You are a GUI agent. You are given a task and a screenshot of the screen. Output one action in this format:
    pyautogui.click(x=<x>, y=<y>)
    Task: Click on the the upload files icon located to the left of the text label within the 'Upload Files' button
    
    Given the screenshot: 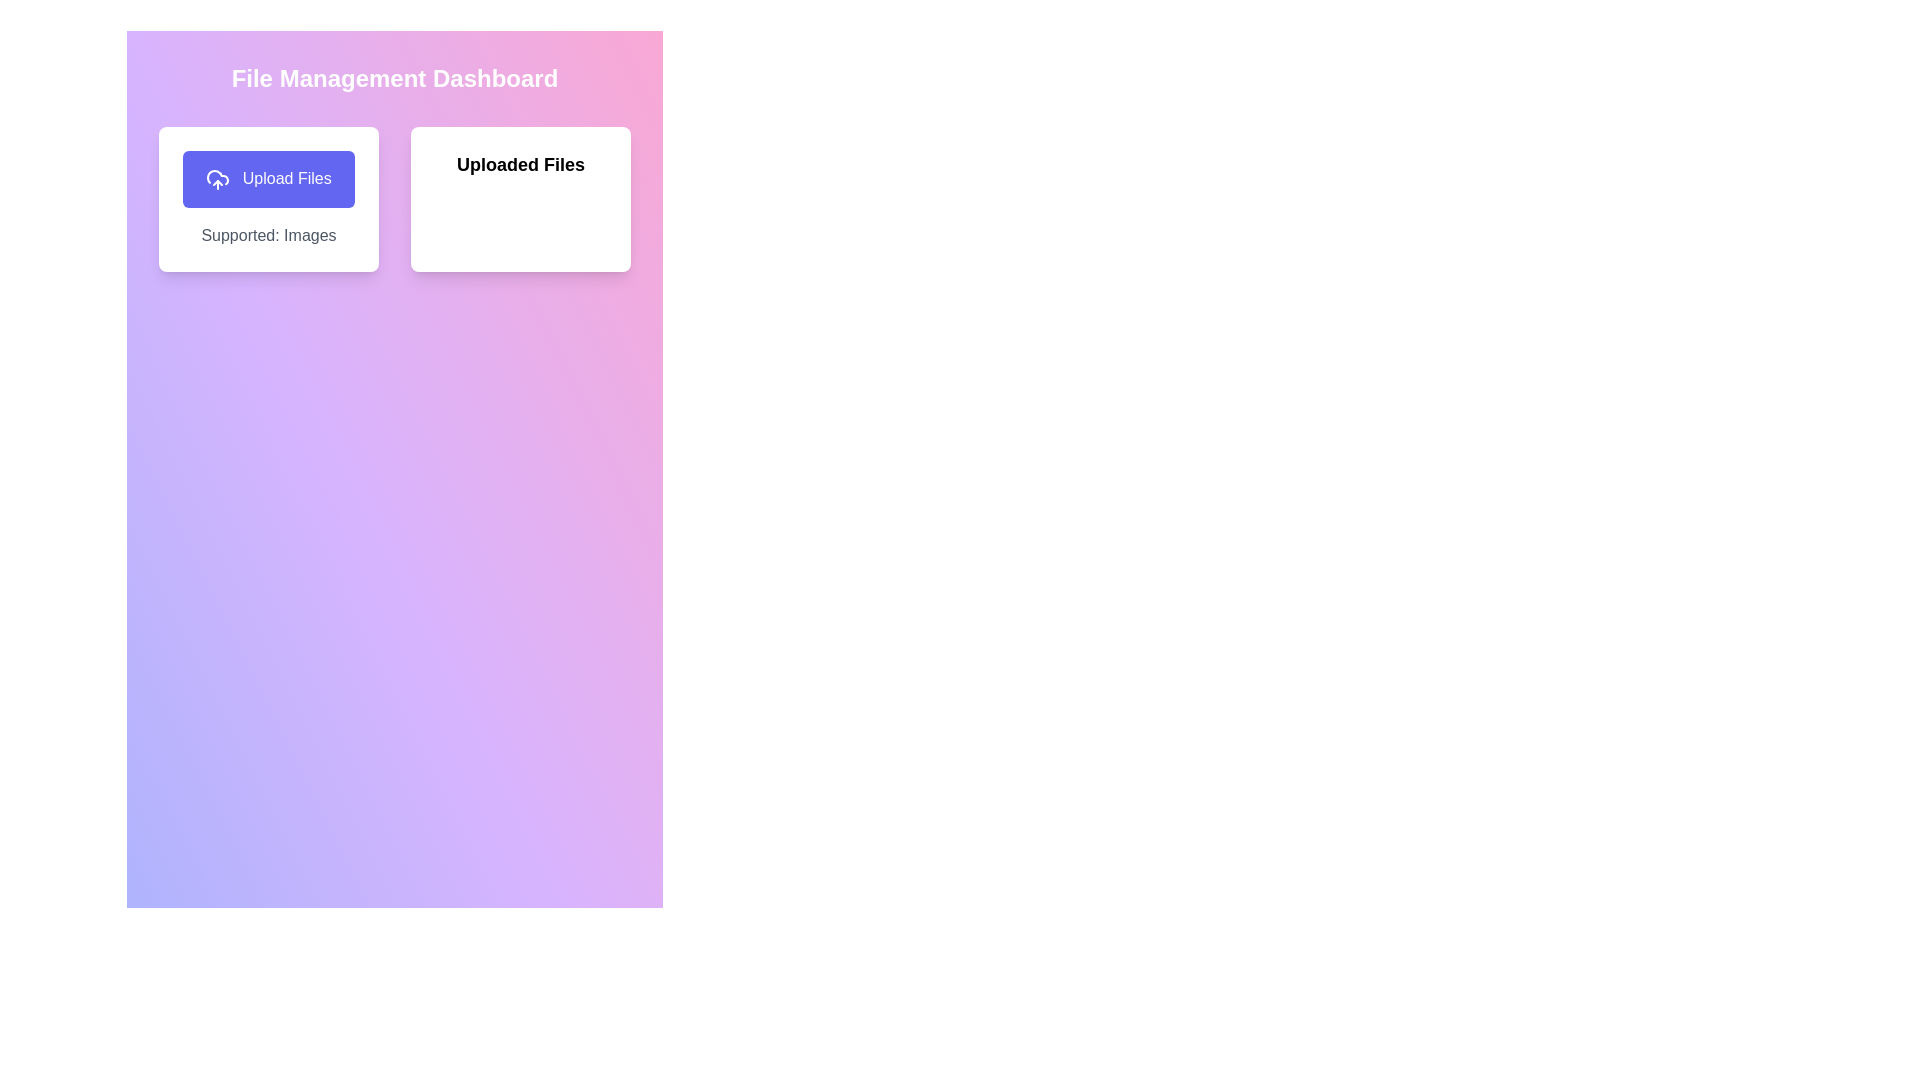 What is the action you would take?
    pyautogui.click(x=218, y=178)
    